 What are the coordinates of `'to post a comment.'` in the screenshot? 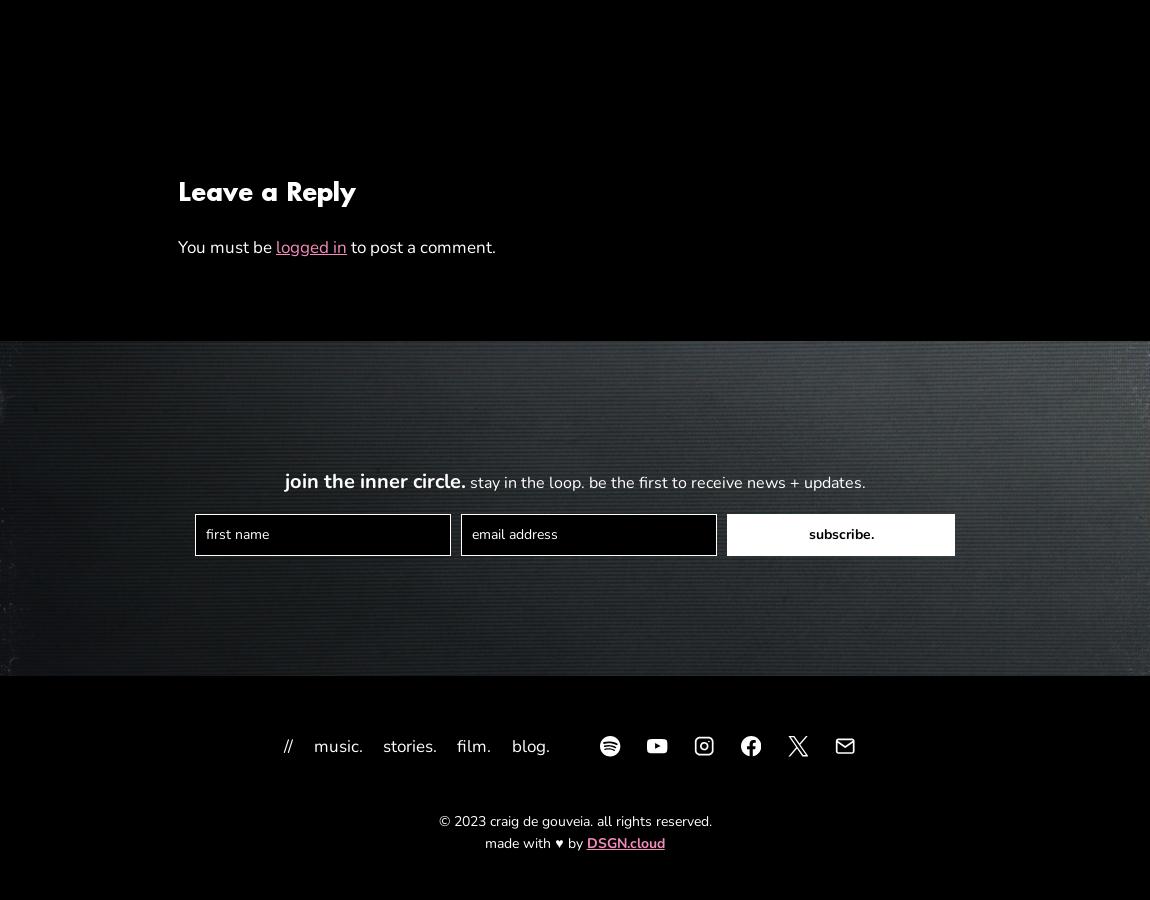 It's located at (421, 246).